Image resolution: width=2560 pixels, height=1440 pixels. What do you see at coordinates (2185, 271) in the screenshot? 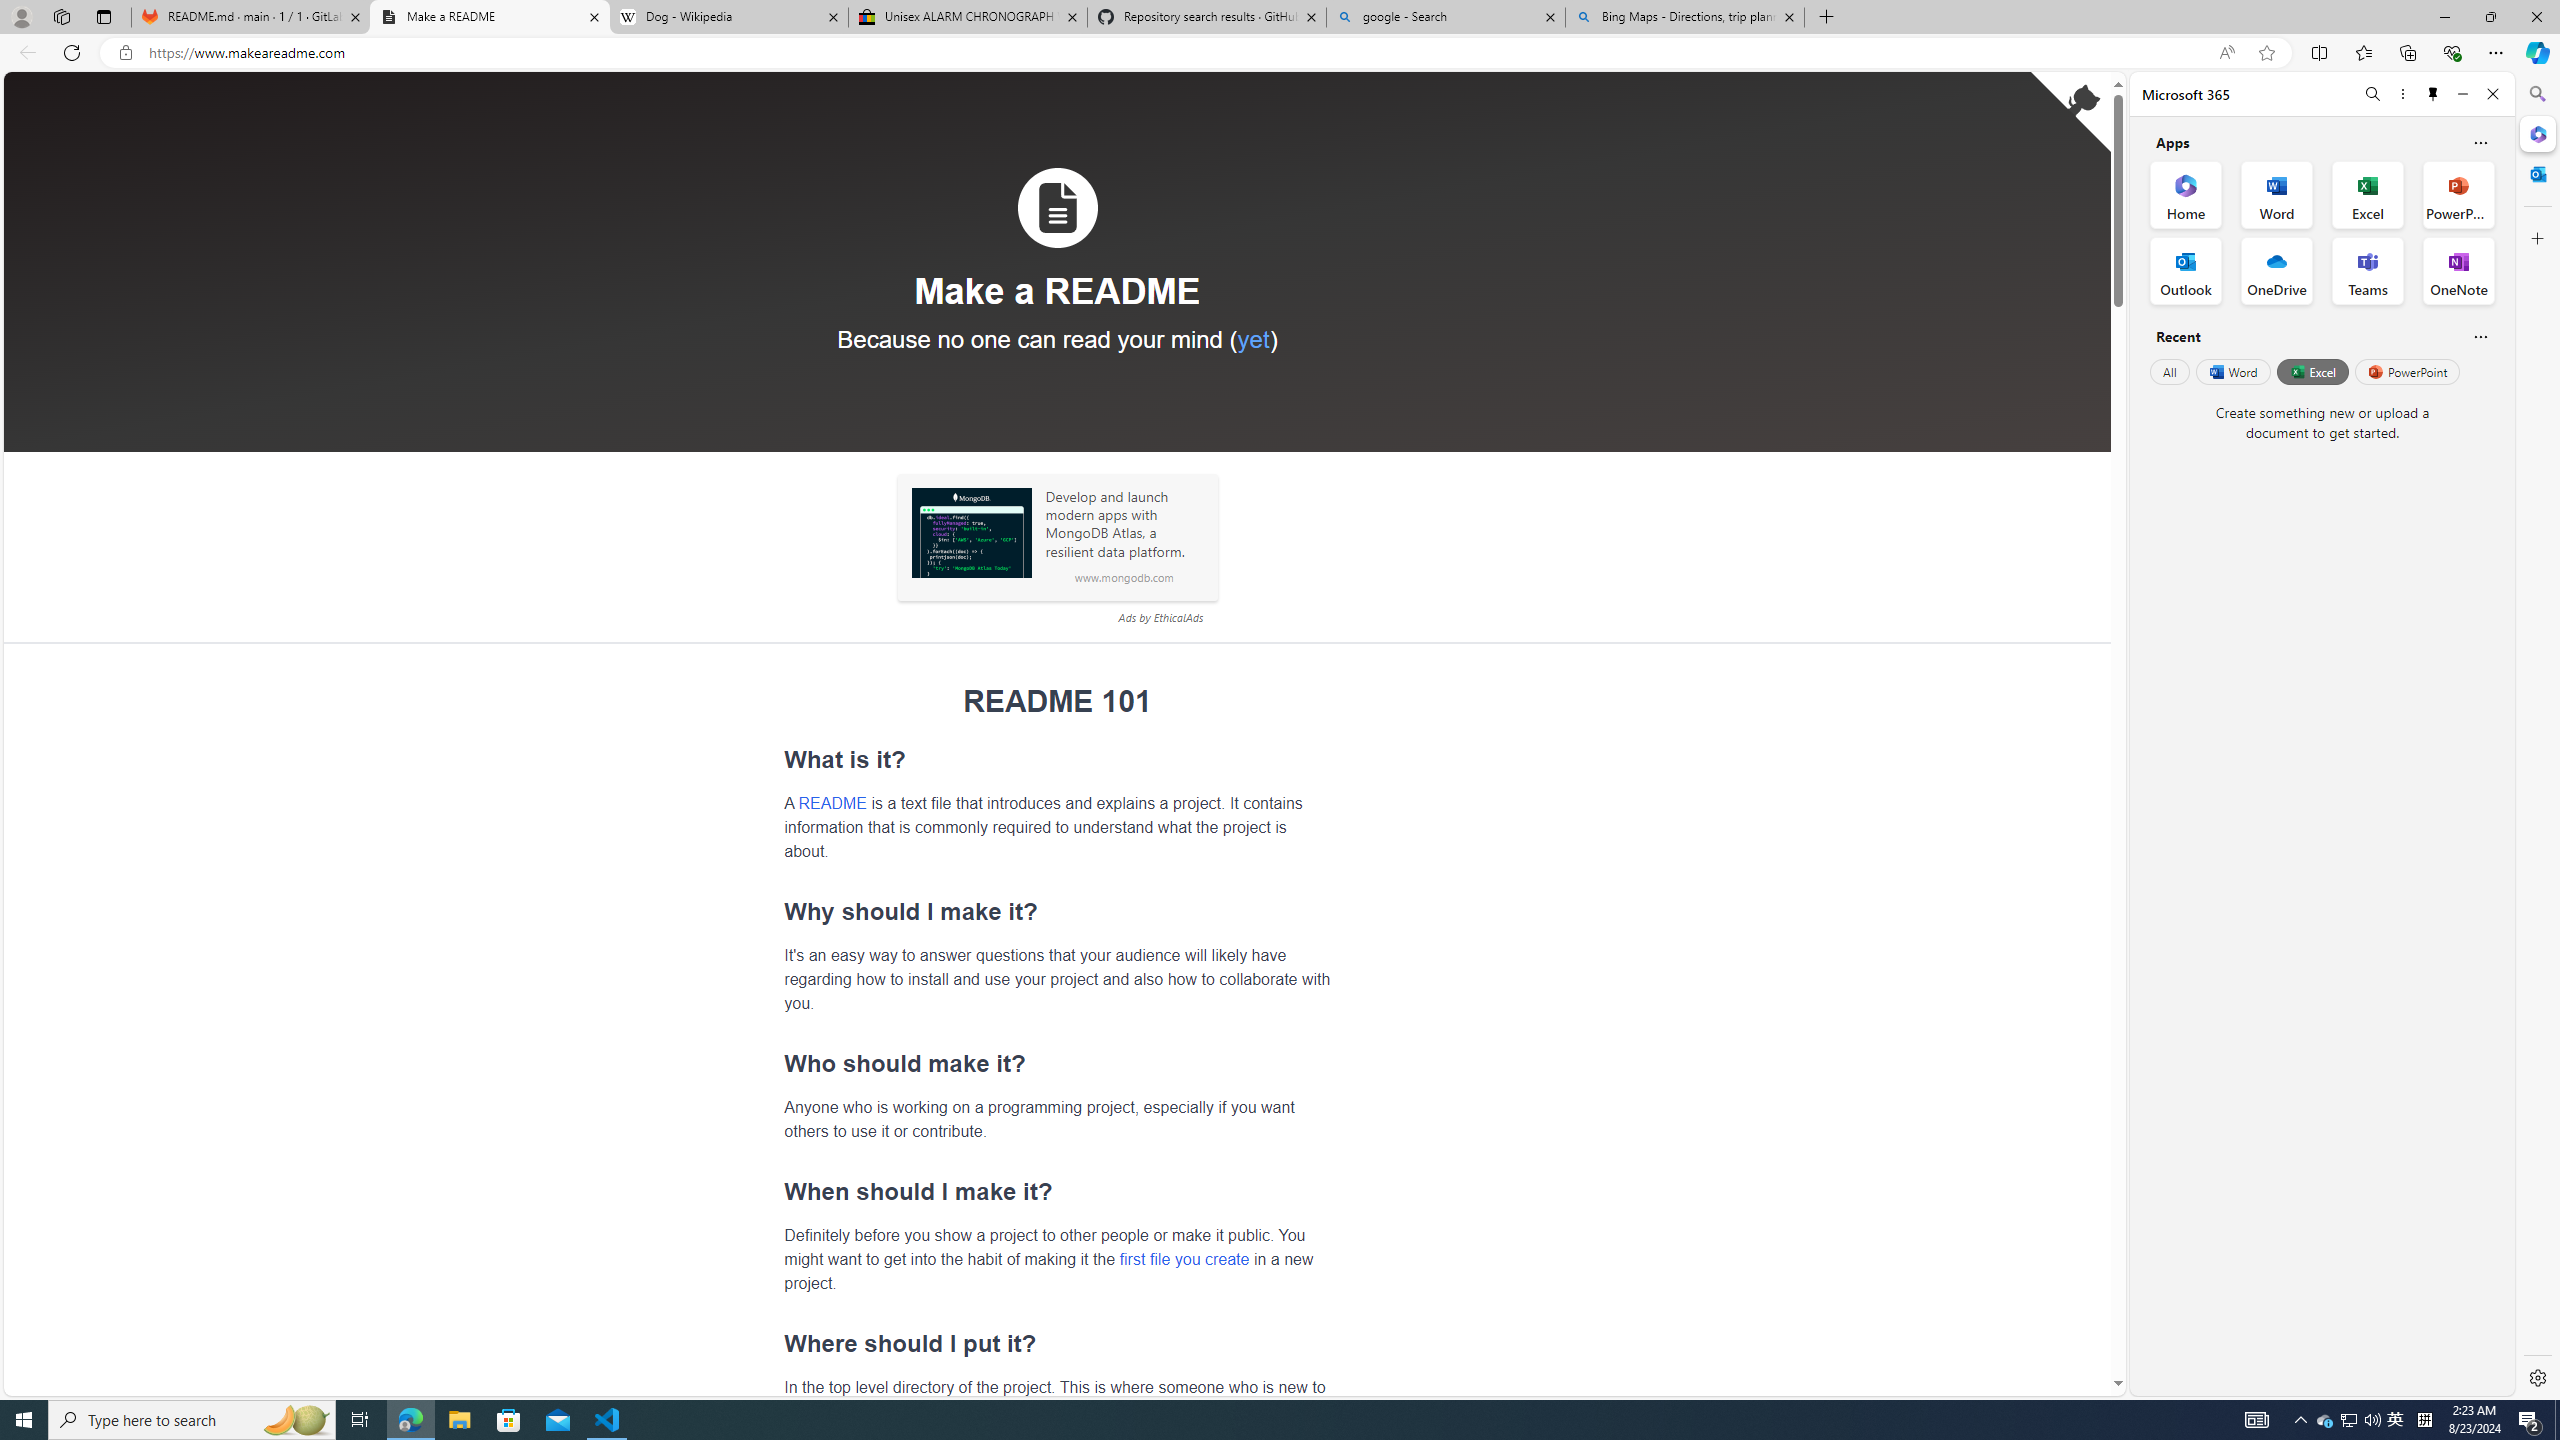
I see `'Outlook Office App'` at bounding box center [2185, 271].